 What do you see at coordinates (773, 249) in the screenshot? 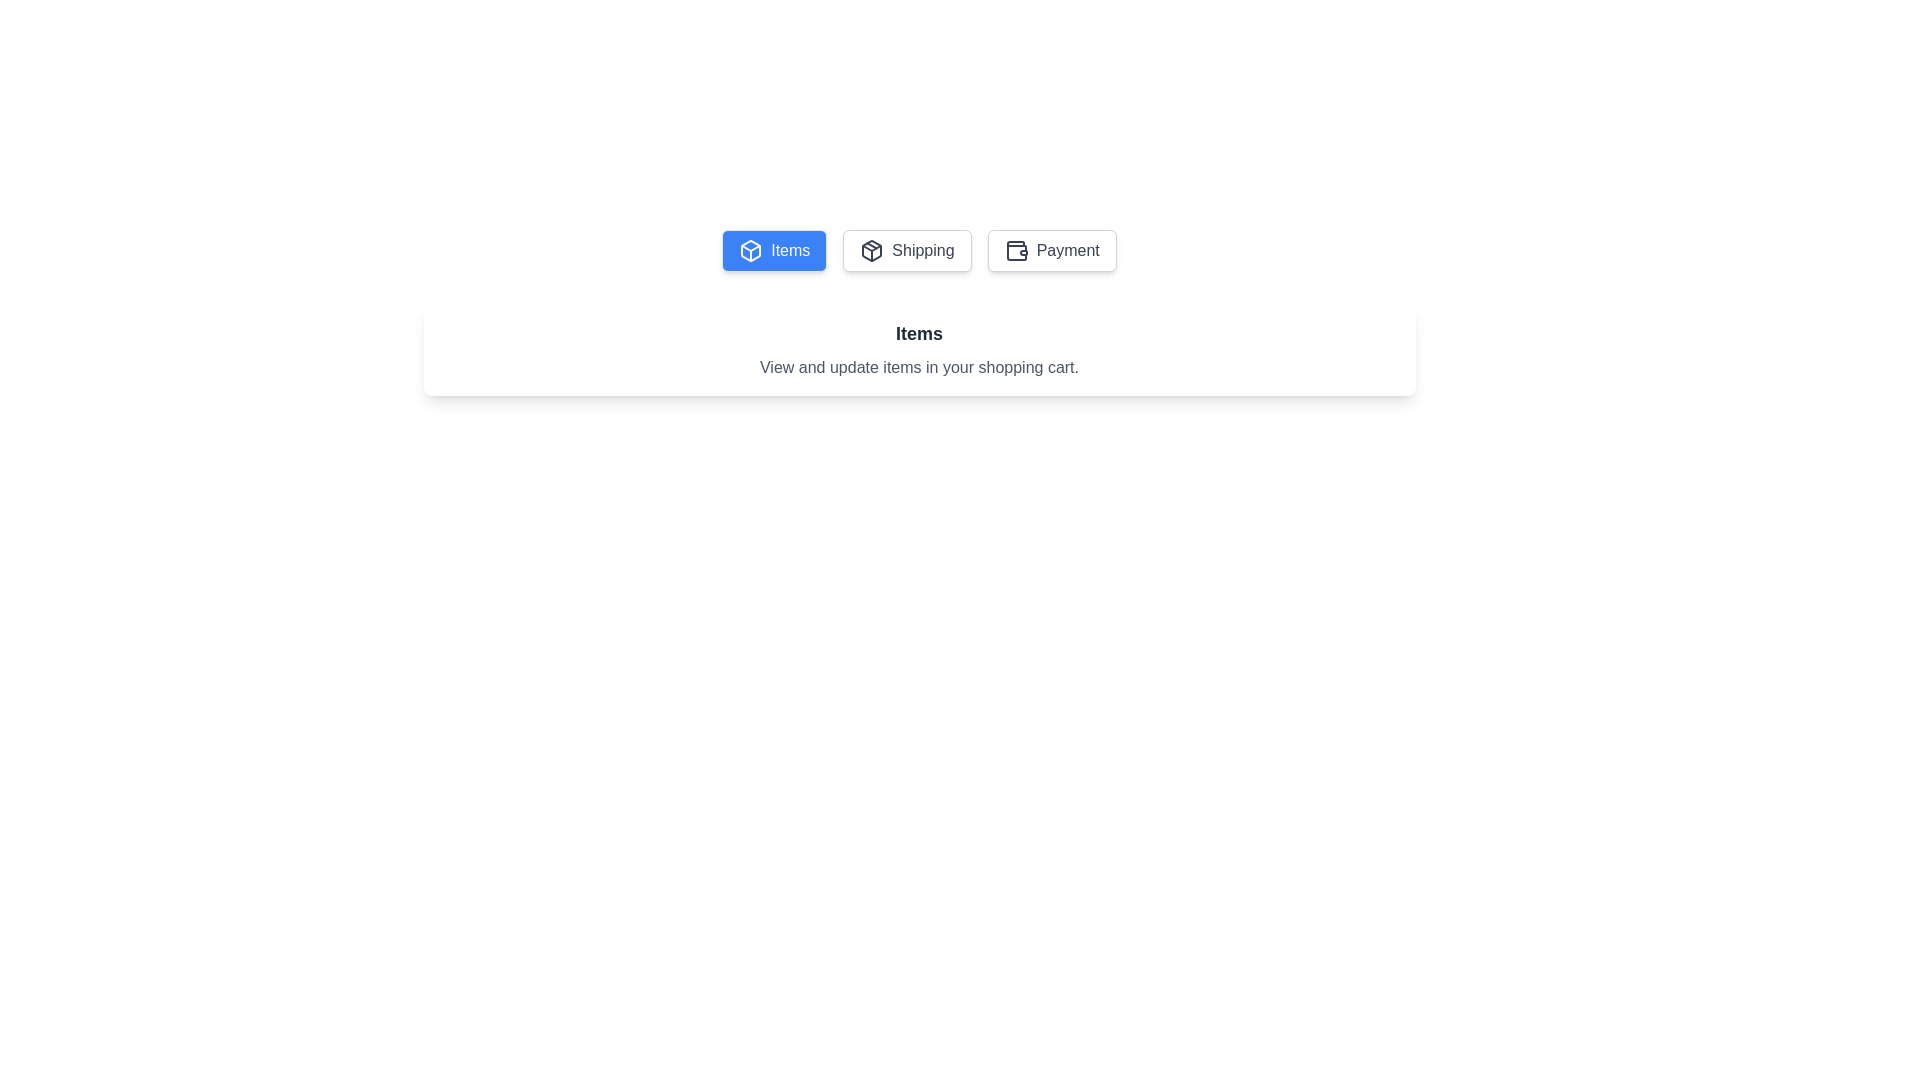
I see `the text content of the tab Items` at bounding box center [773, 249].